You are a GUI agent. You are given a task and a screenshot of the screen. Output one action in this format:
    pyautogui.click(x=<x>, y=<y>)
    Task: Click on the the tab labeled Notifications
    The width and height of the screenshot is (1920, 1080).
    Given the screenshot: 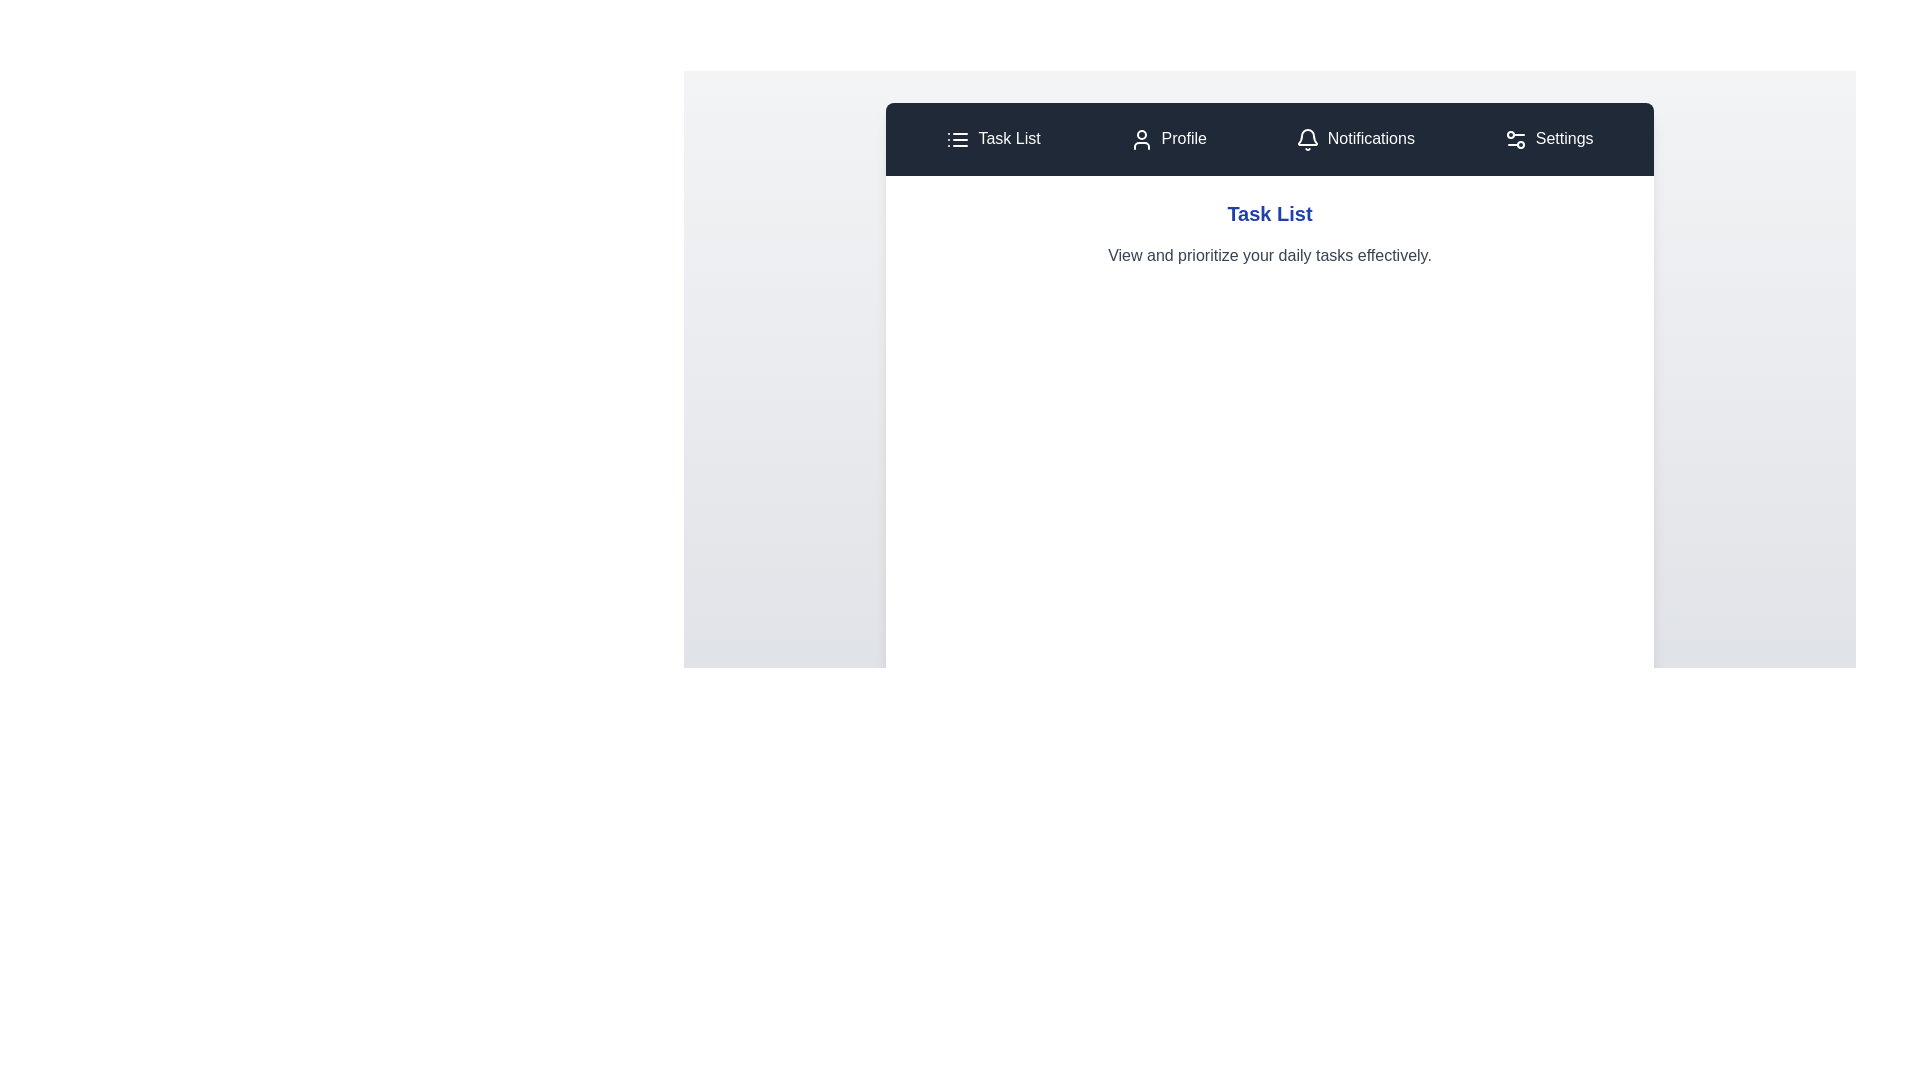 What is the action you would take?
    pyautogui.click(x=1355, y=138)
    